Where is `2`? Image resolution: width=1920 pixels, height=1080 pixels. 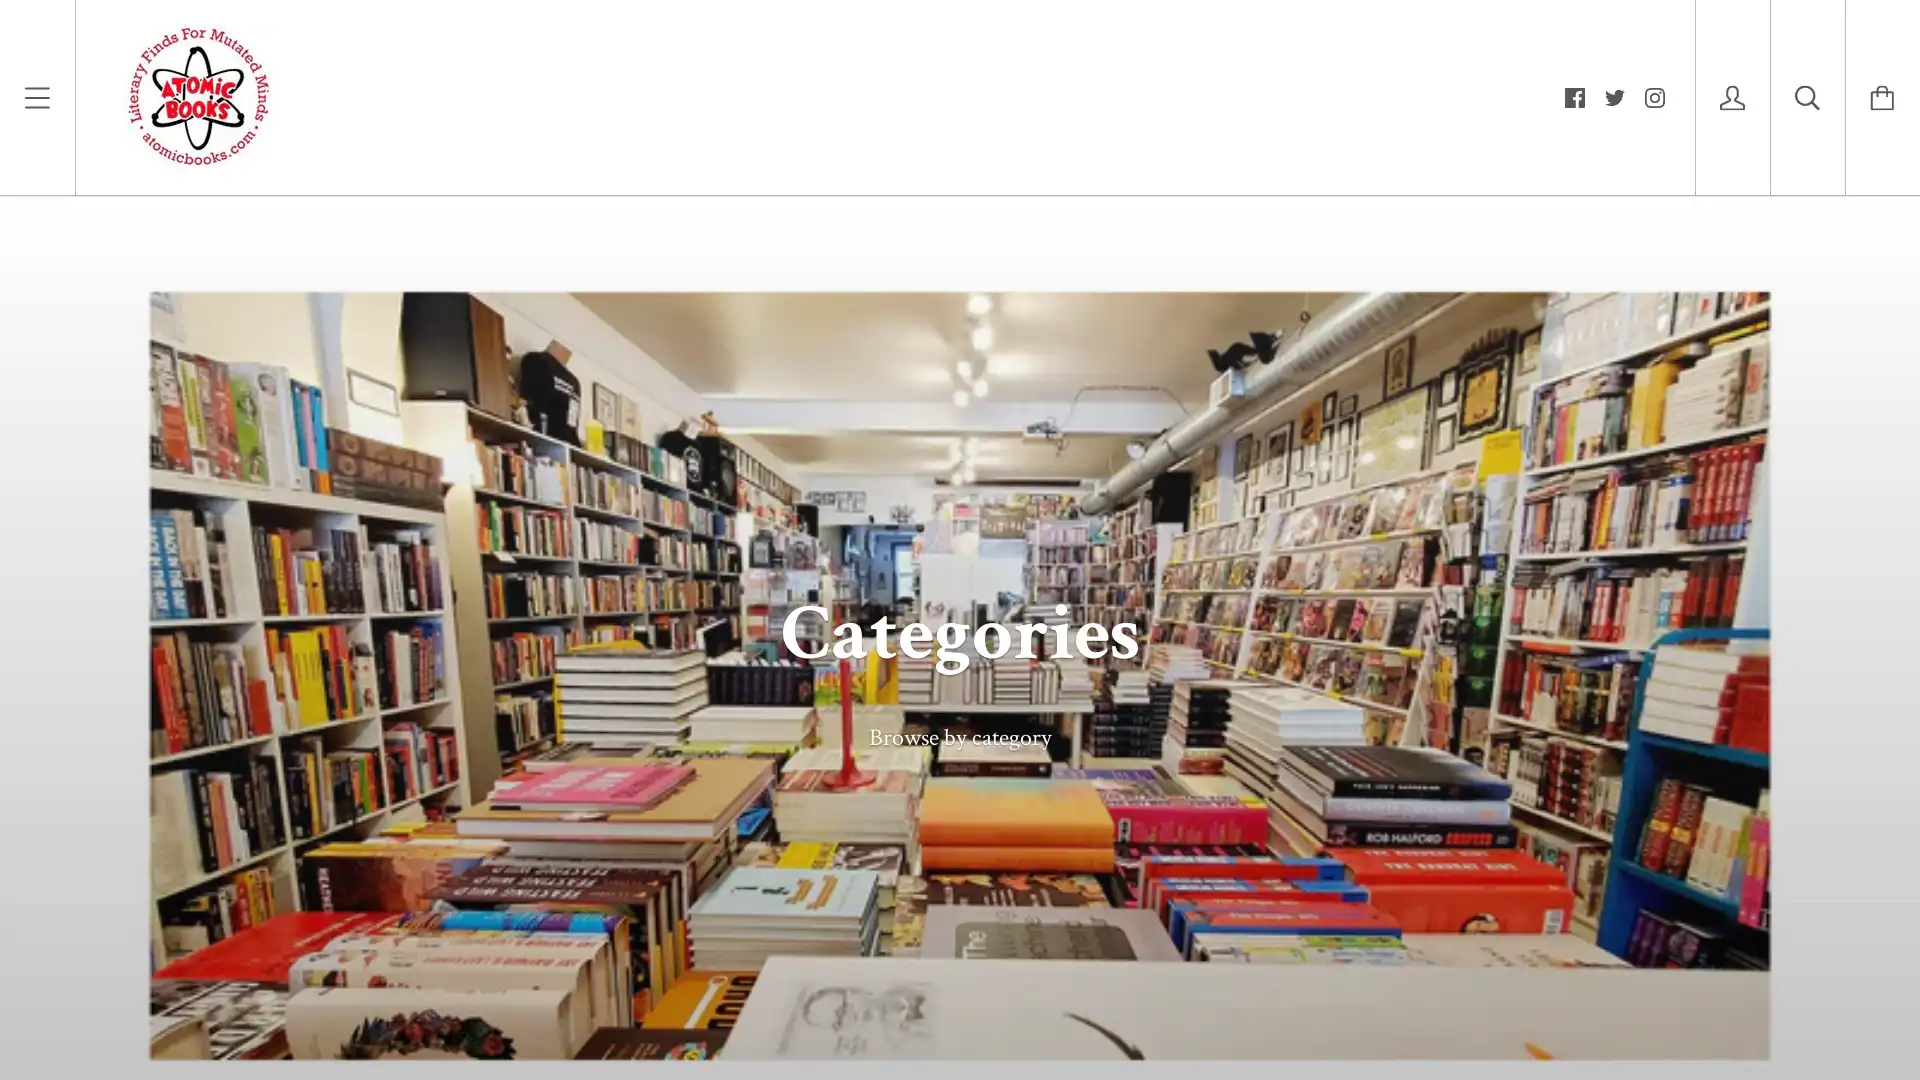 2 is located at coordinates (1708, 986).